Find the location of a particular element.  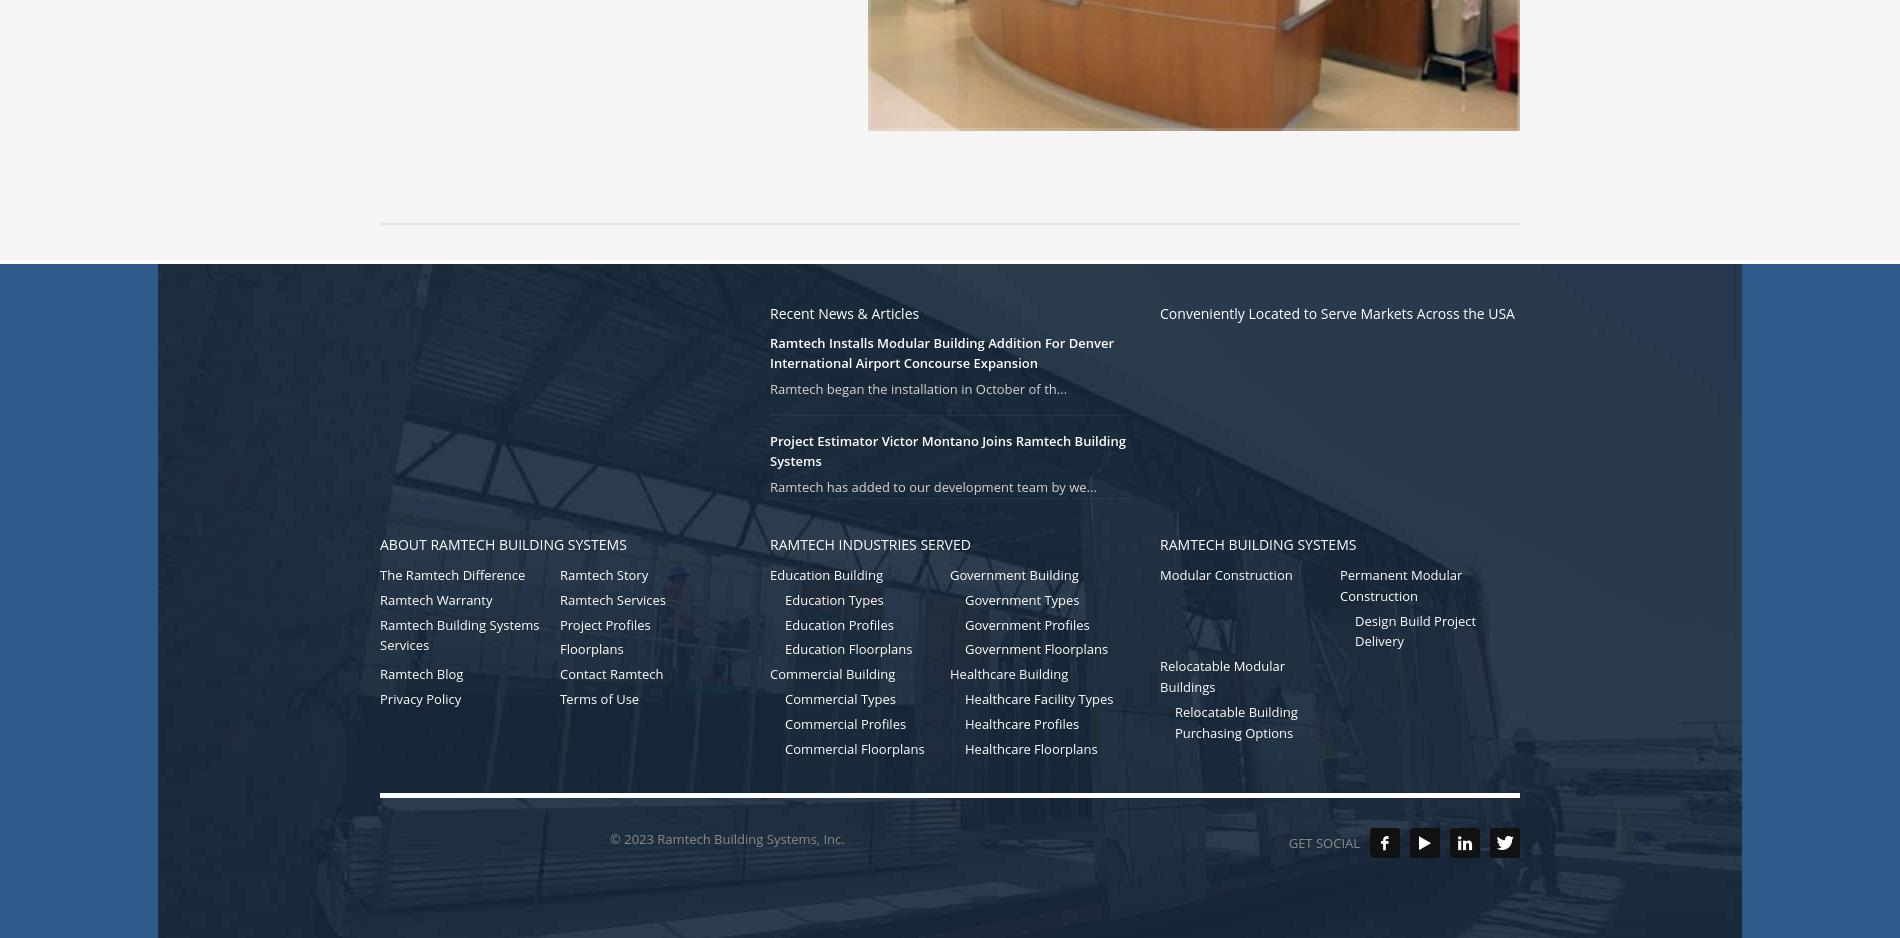

'RAMTECH INDUSTRIES SERVED' is located at coordinates (869, 544).